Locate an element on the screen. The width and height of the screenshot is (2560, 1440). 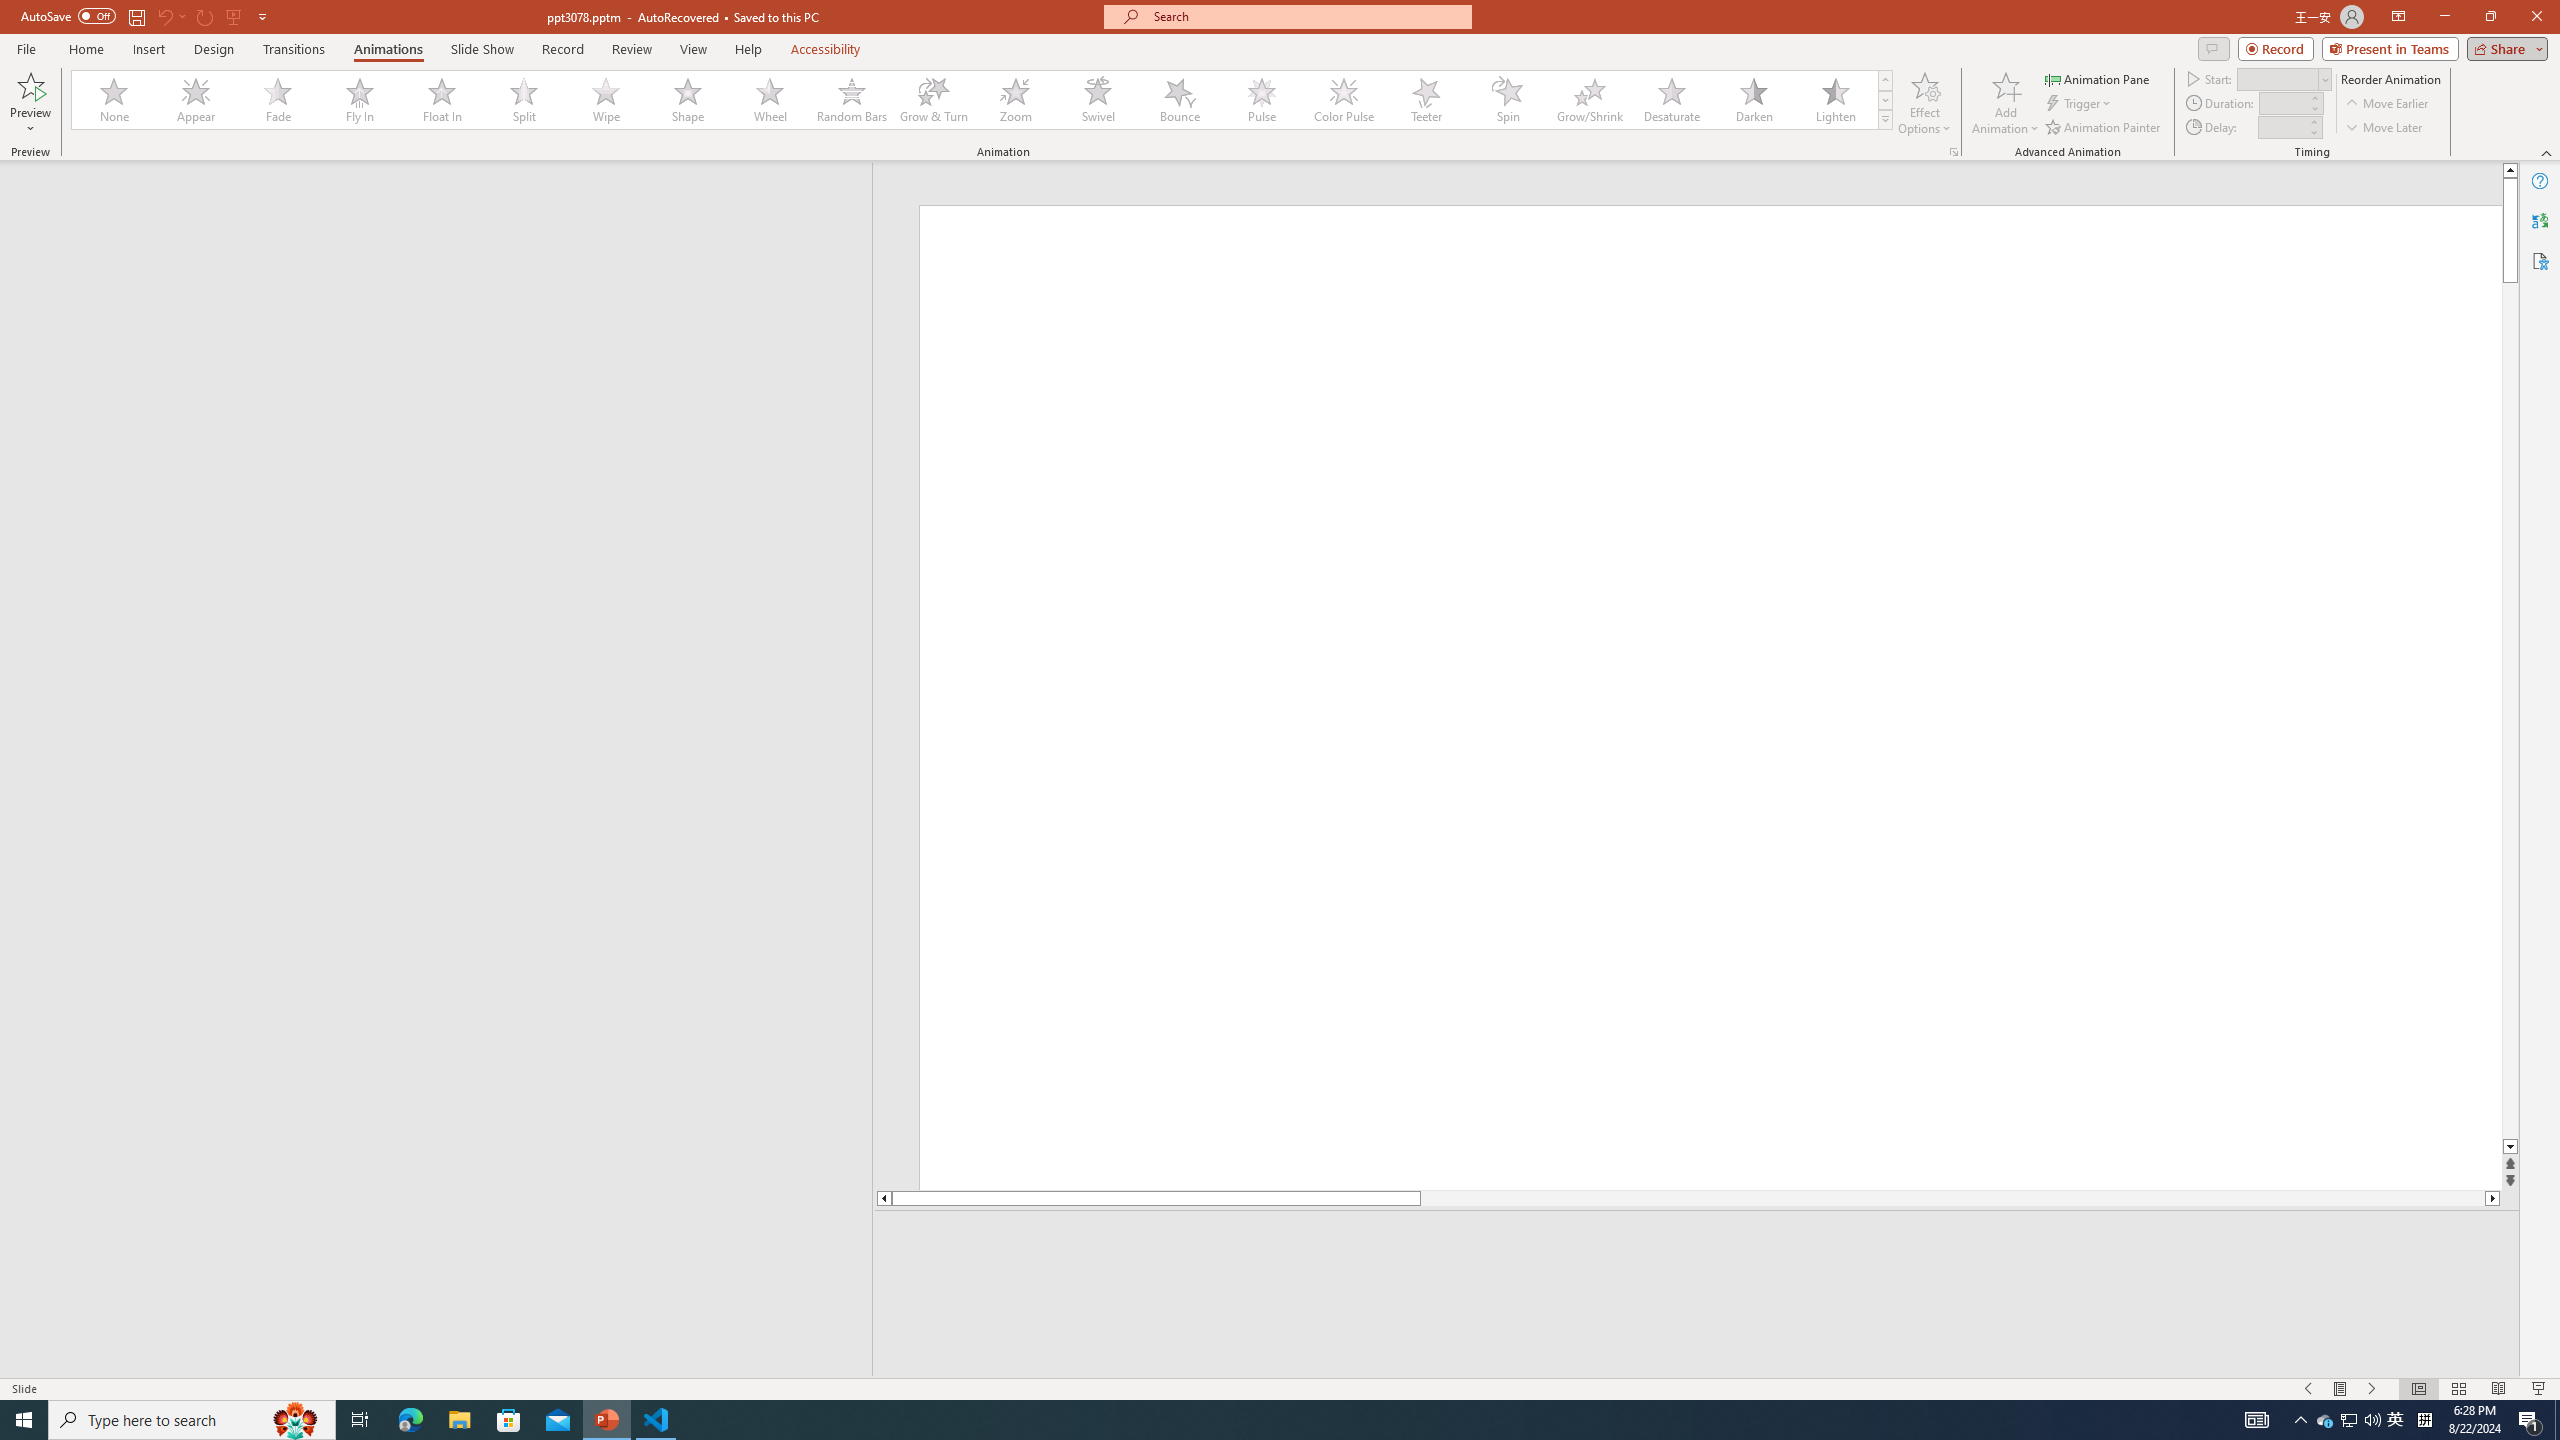
'Spin' is located at coordinates (1507, 99).